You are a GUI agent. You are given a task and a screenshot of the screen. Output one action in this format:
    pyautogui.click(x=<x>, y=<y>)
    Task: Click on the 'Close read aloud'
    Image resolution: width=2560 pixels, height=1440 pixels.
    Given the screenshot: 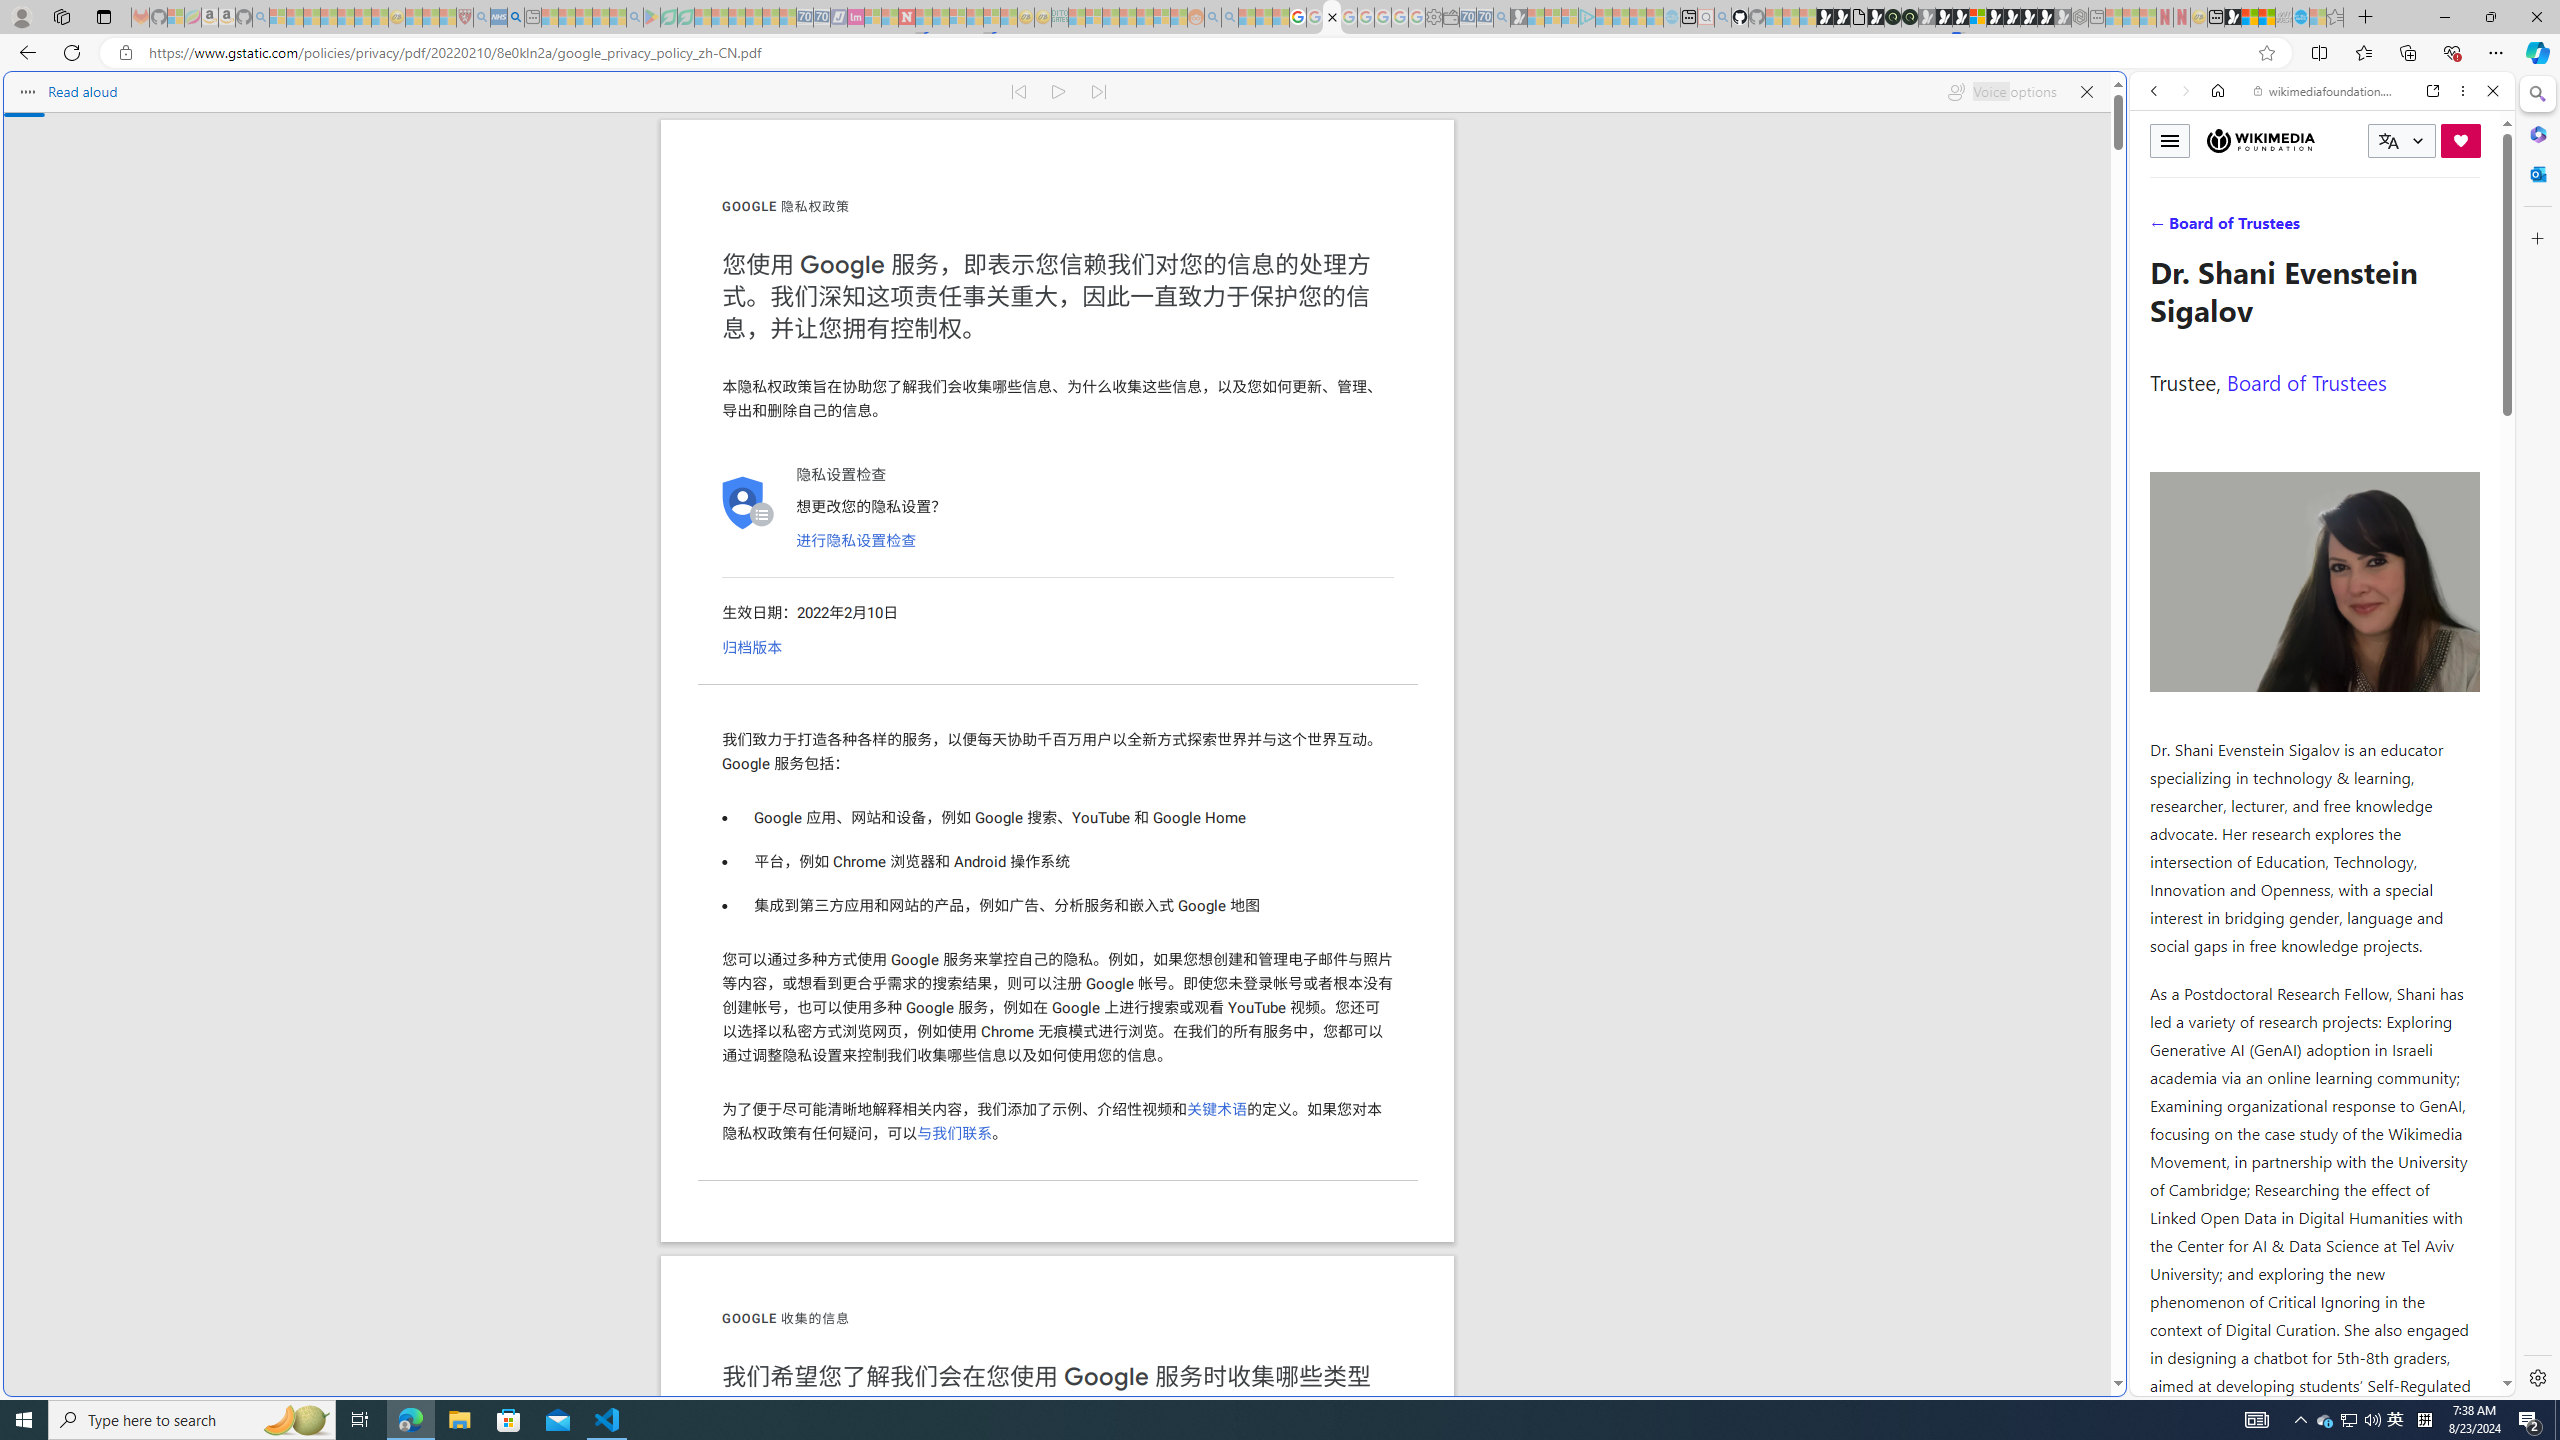 What is the action you would take?
    pyautogui.click(x=2086, y=91)
    